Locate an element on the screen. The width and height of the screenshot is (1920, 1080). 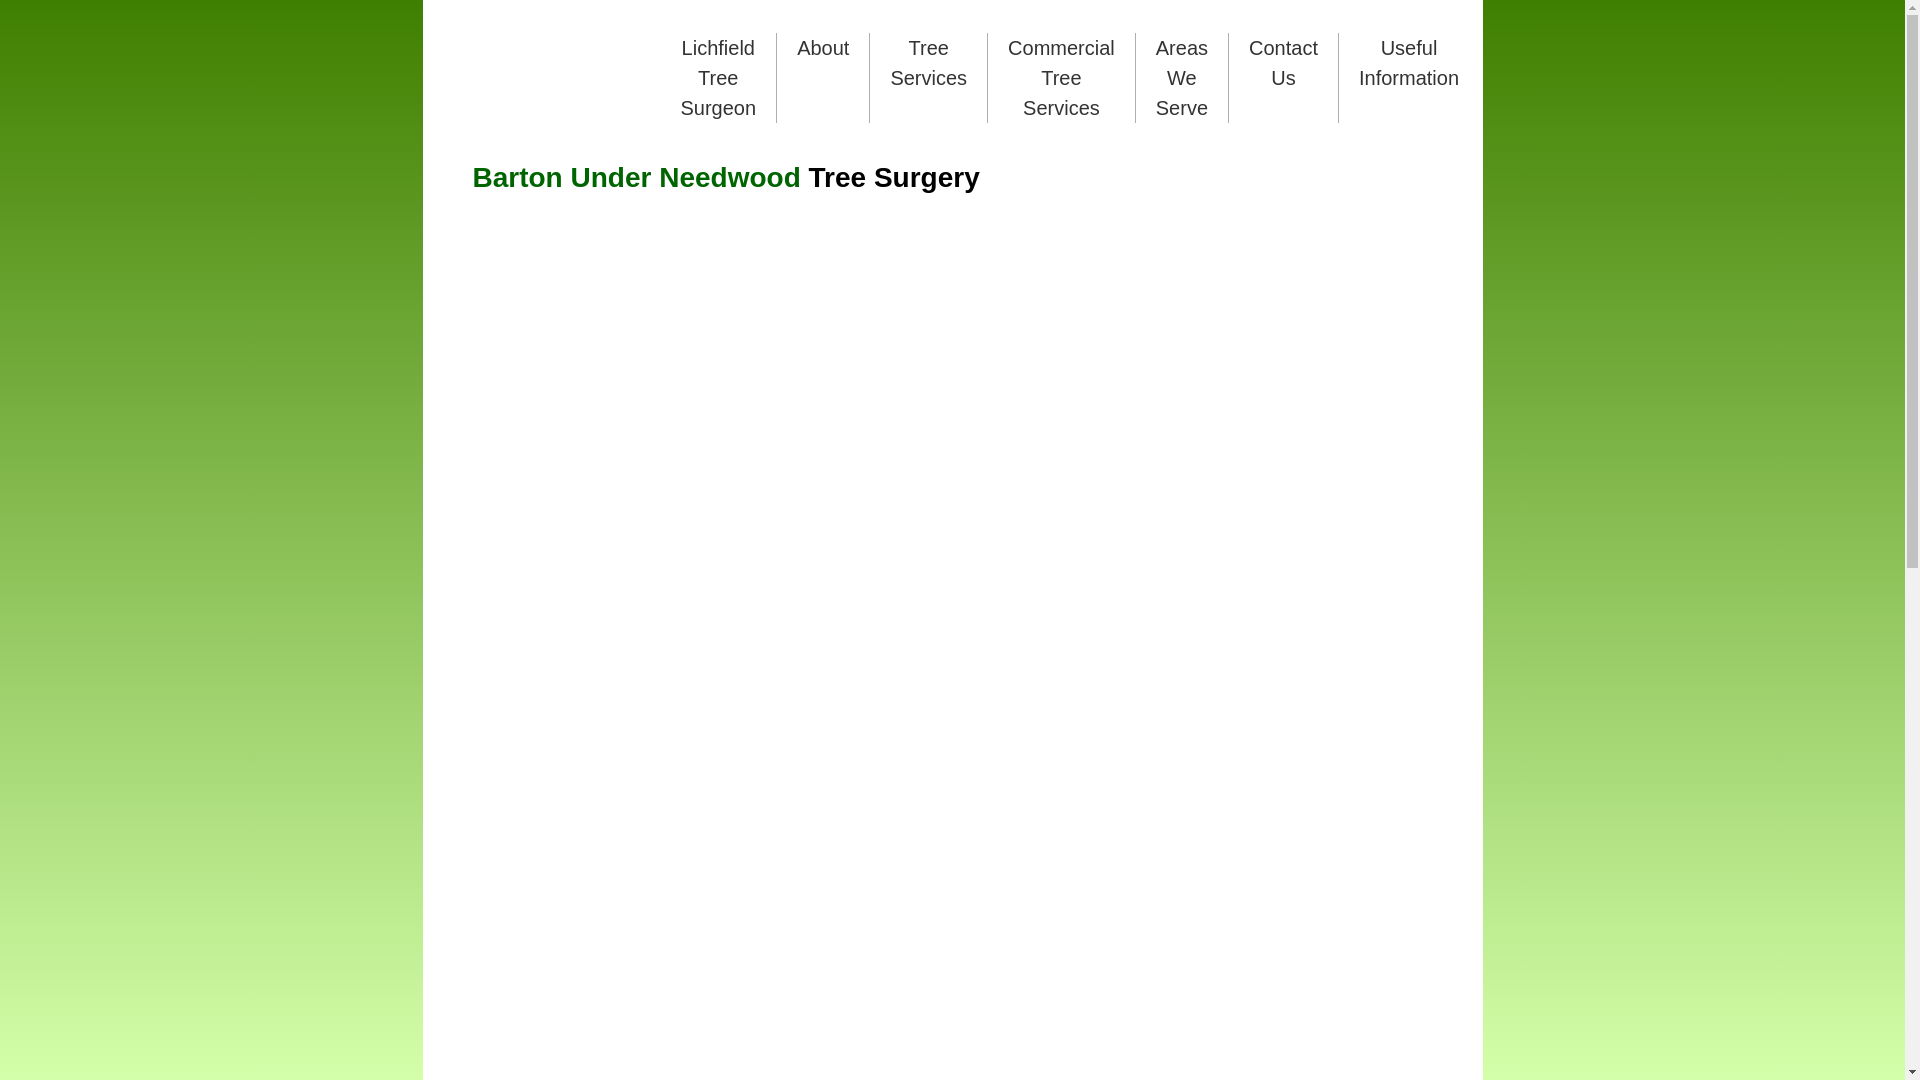
'Commercial Tree Services' is located at coordinates (1008, 76).